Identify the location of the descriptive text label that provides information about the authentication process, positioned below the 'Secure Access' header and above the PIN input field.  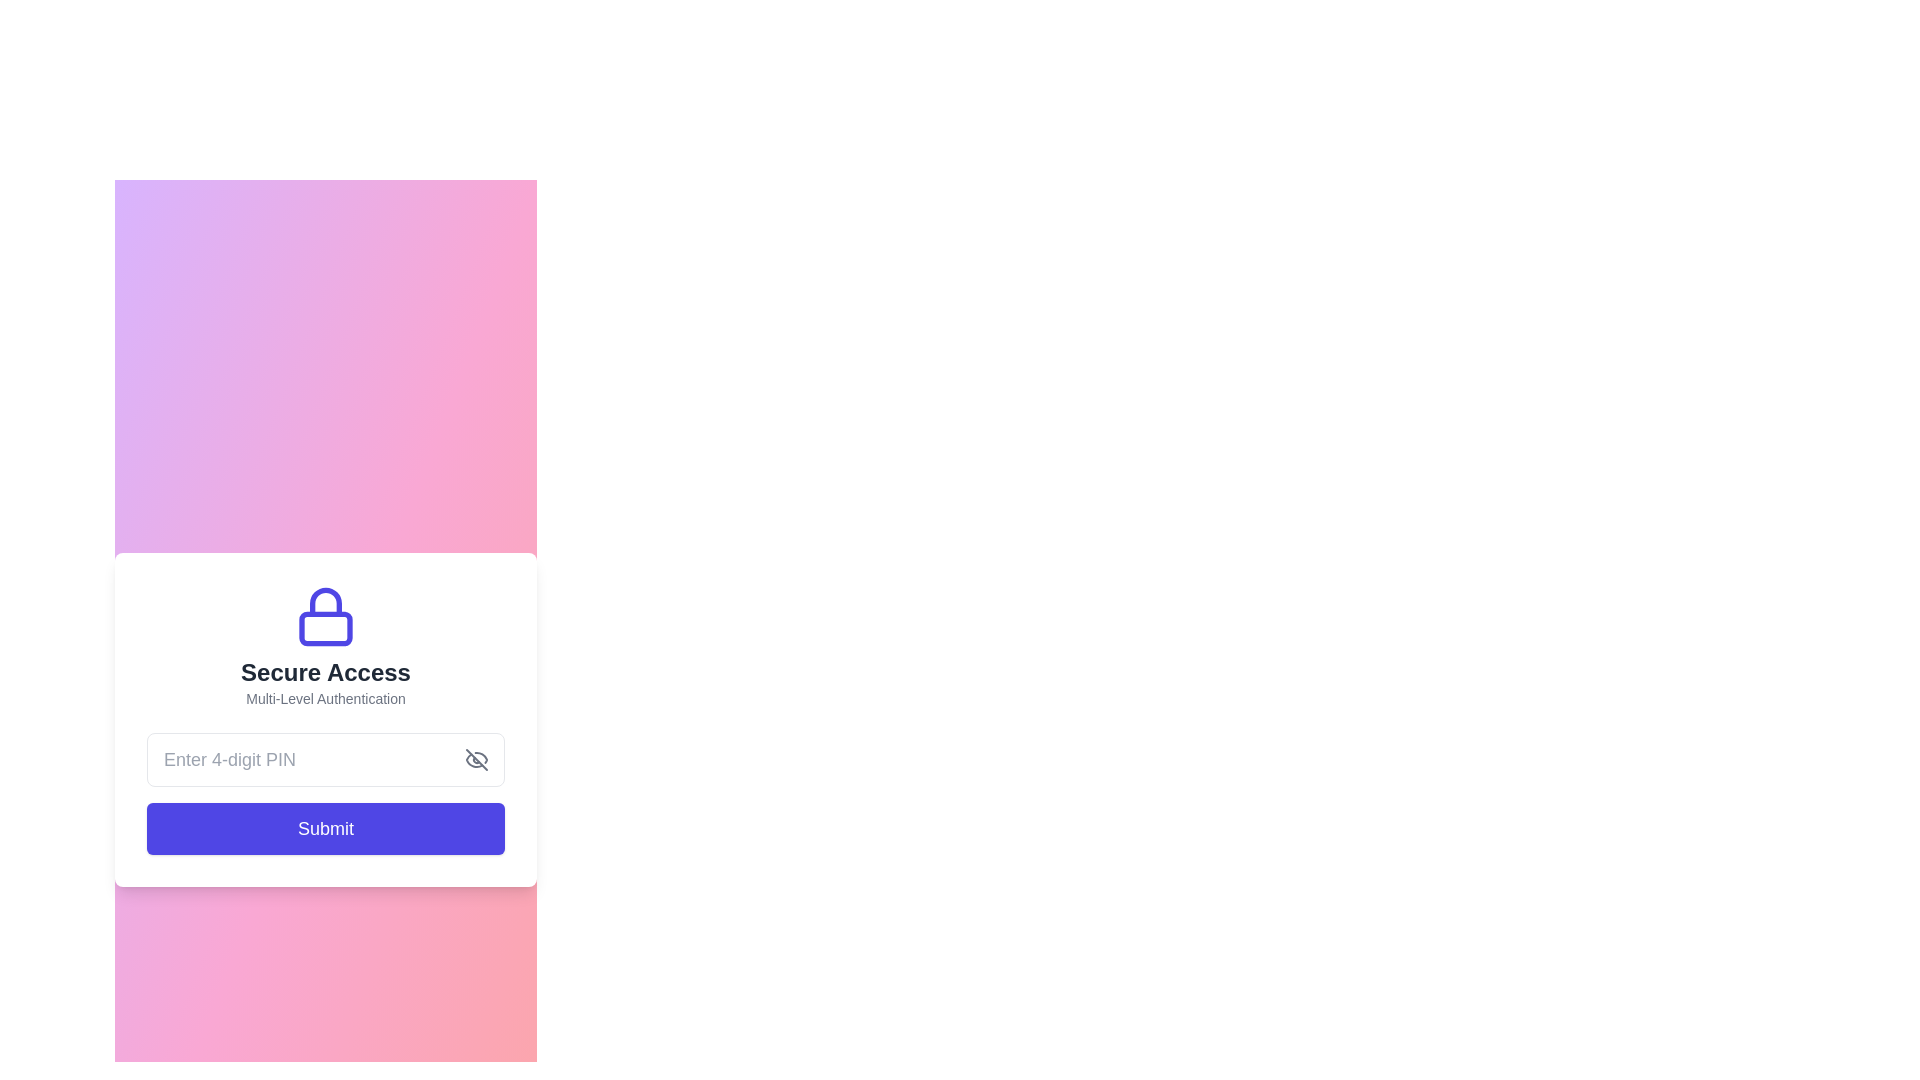
(326, 697).